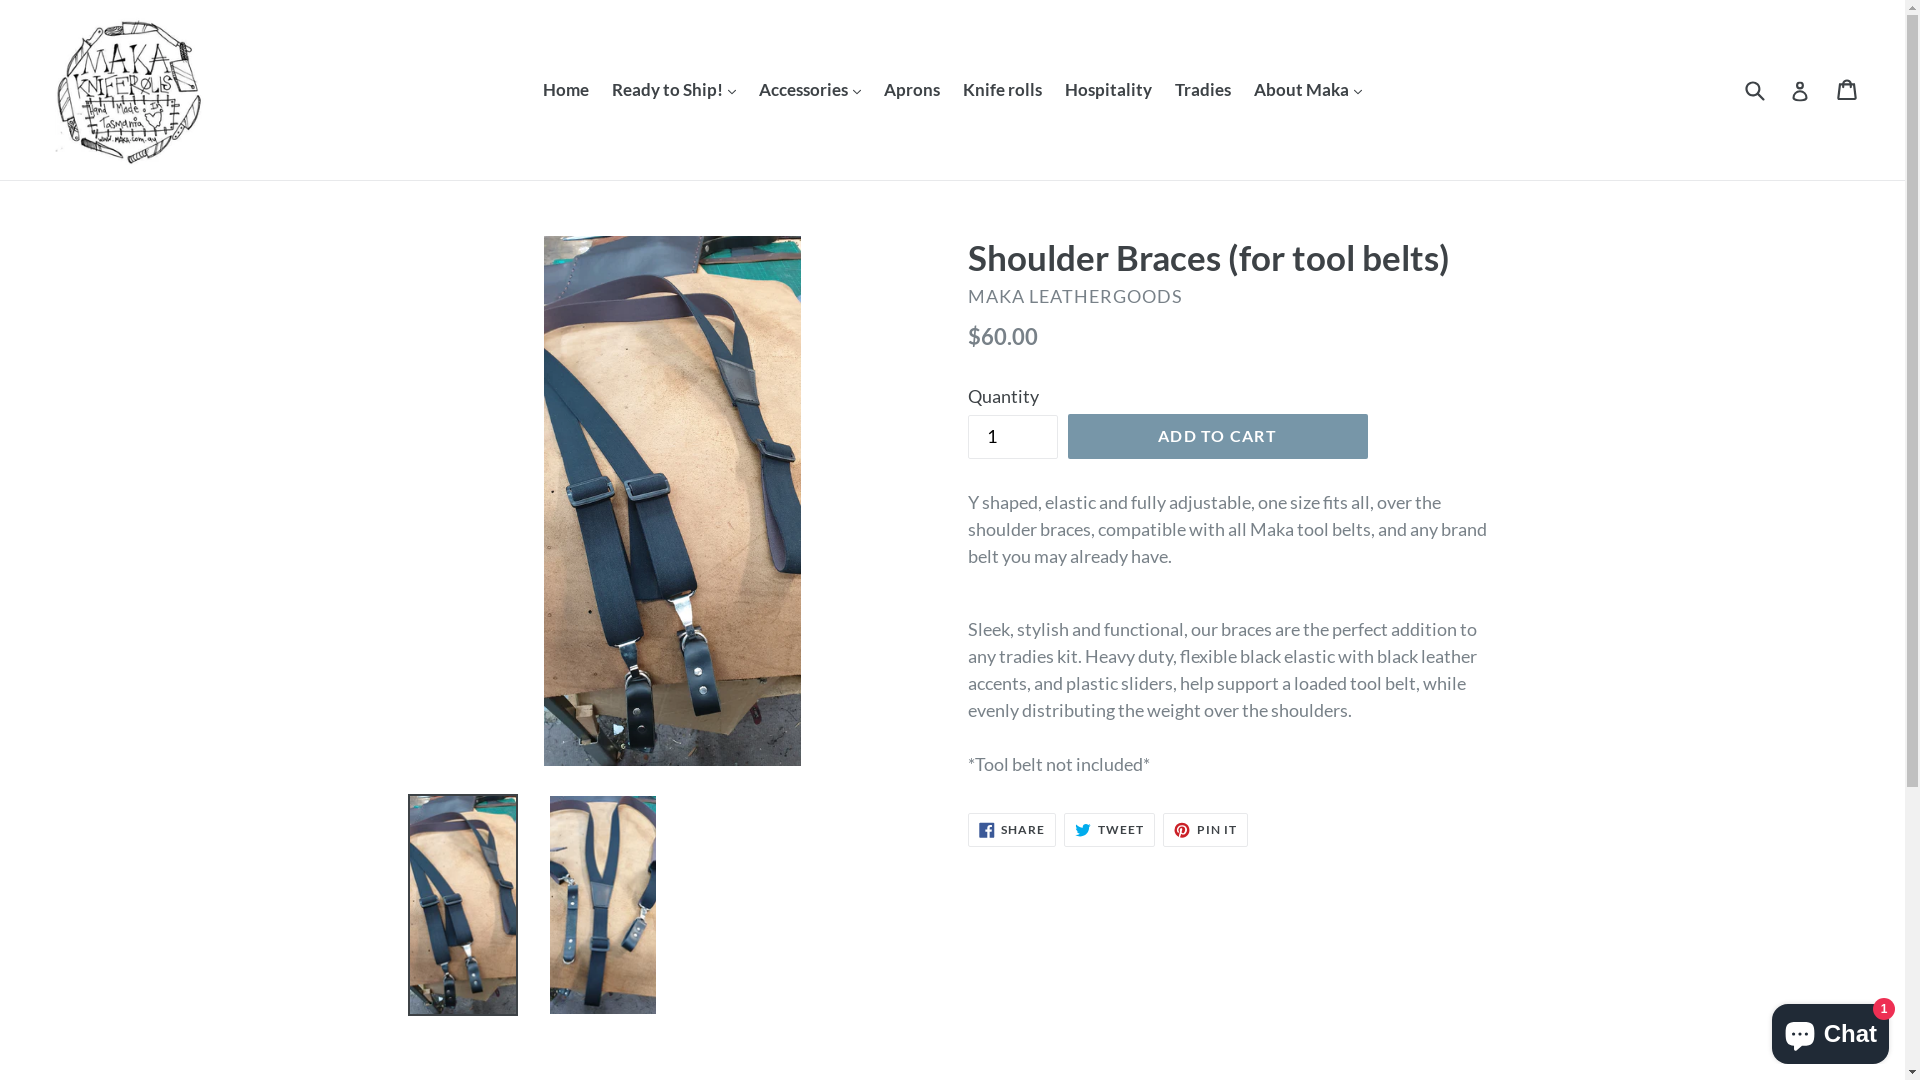  Describe the element at coordinates (1002, 88) in the screenshot. I see `'Knife rolls'` at that location.